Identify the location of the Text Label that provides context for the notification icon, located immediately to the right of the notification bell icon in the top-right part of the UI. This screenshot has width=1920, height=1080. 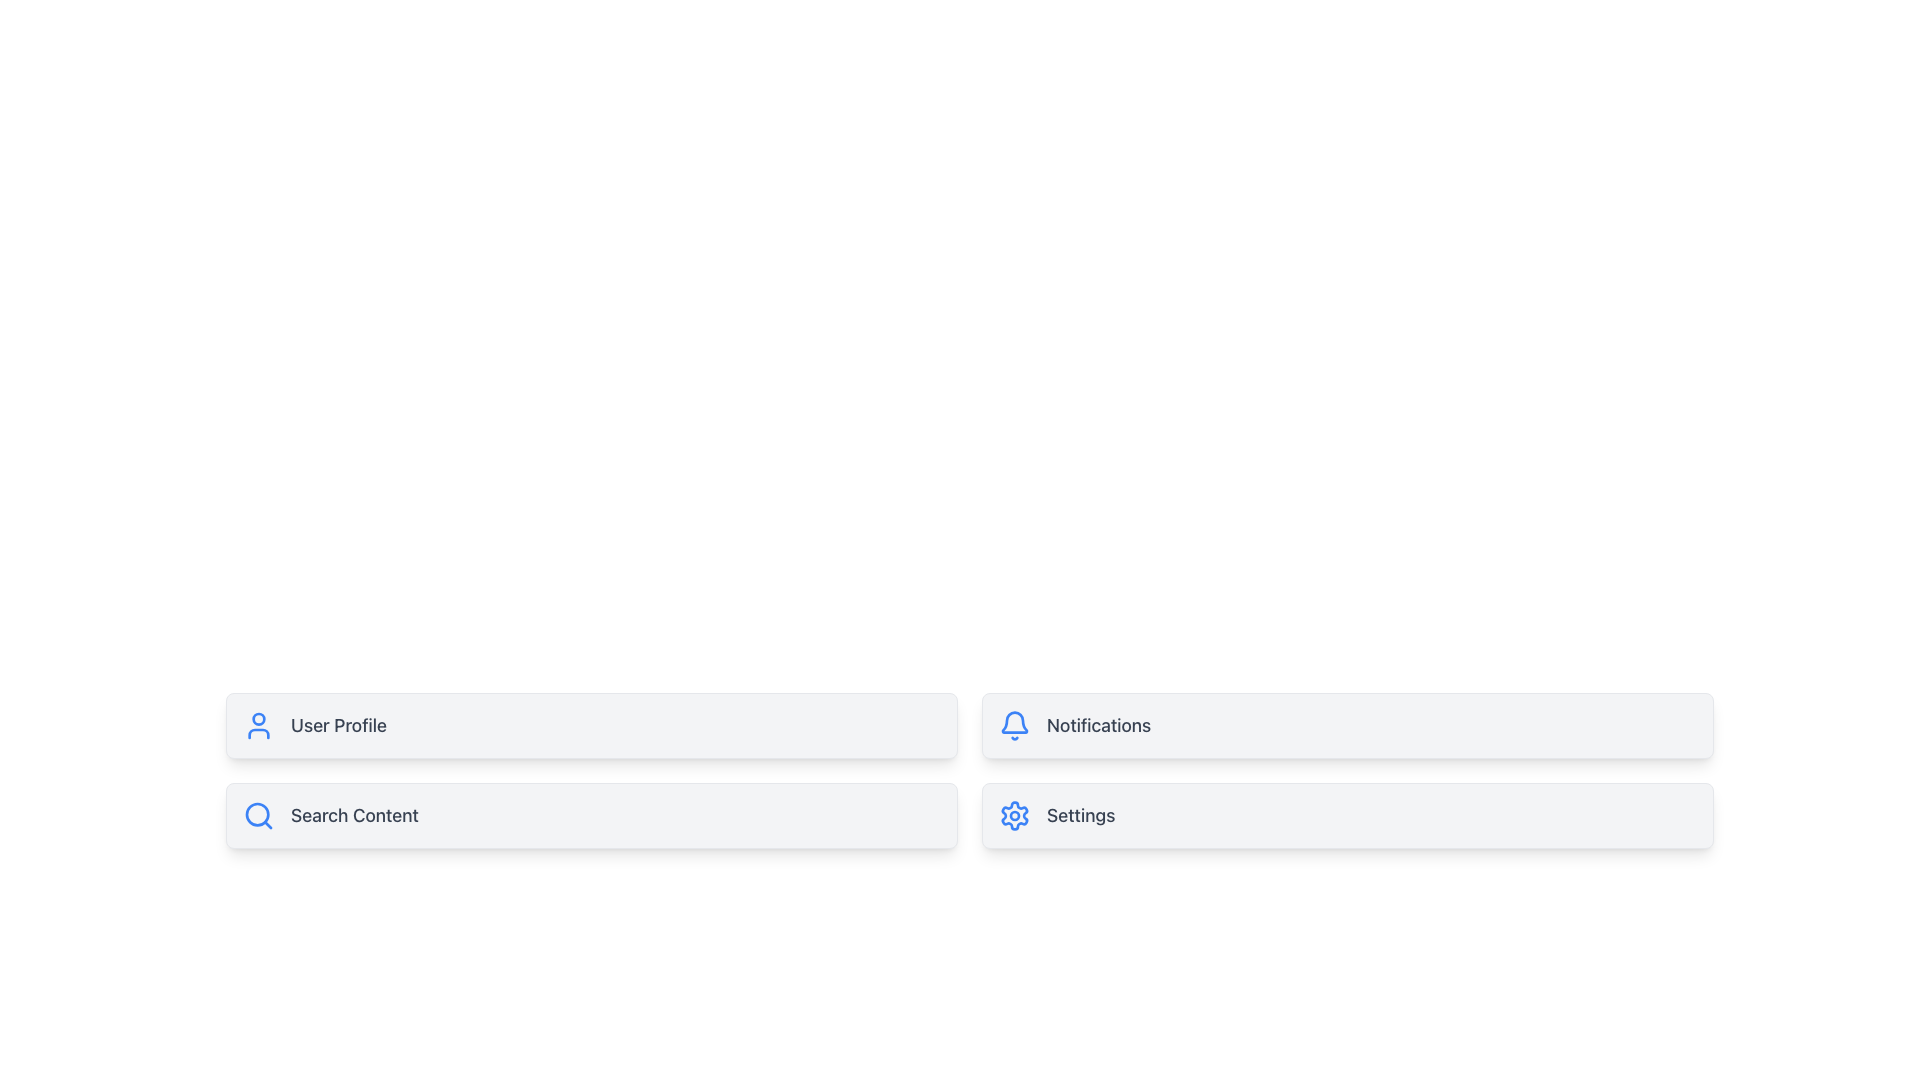
(1098, 725).